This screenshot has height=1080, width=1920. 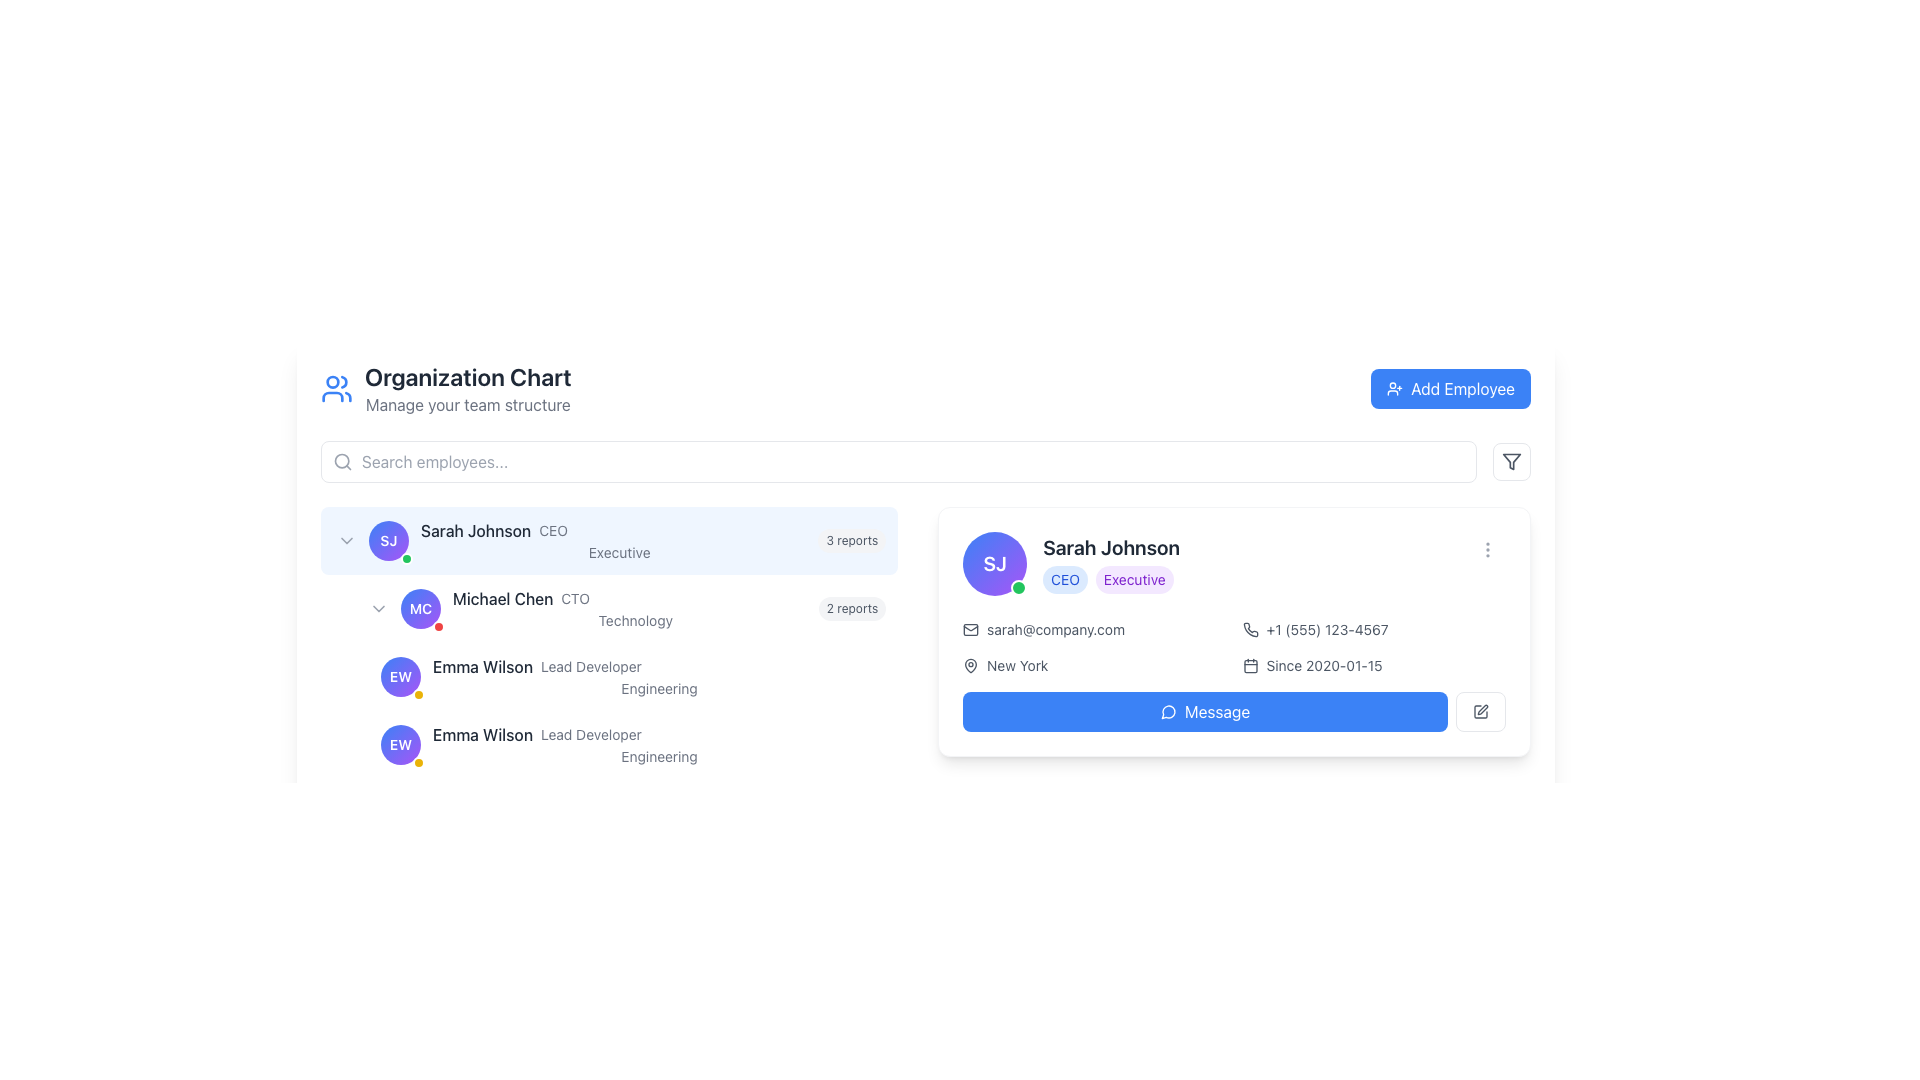 I want to click on phone number displayed in the Text label, which is styled with a small text size and dark gray color, positioned within a profile card next to a phone icon, so click(x=1327, y=628).